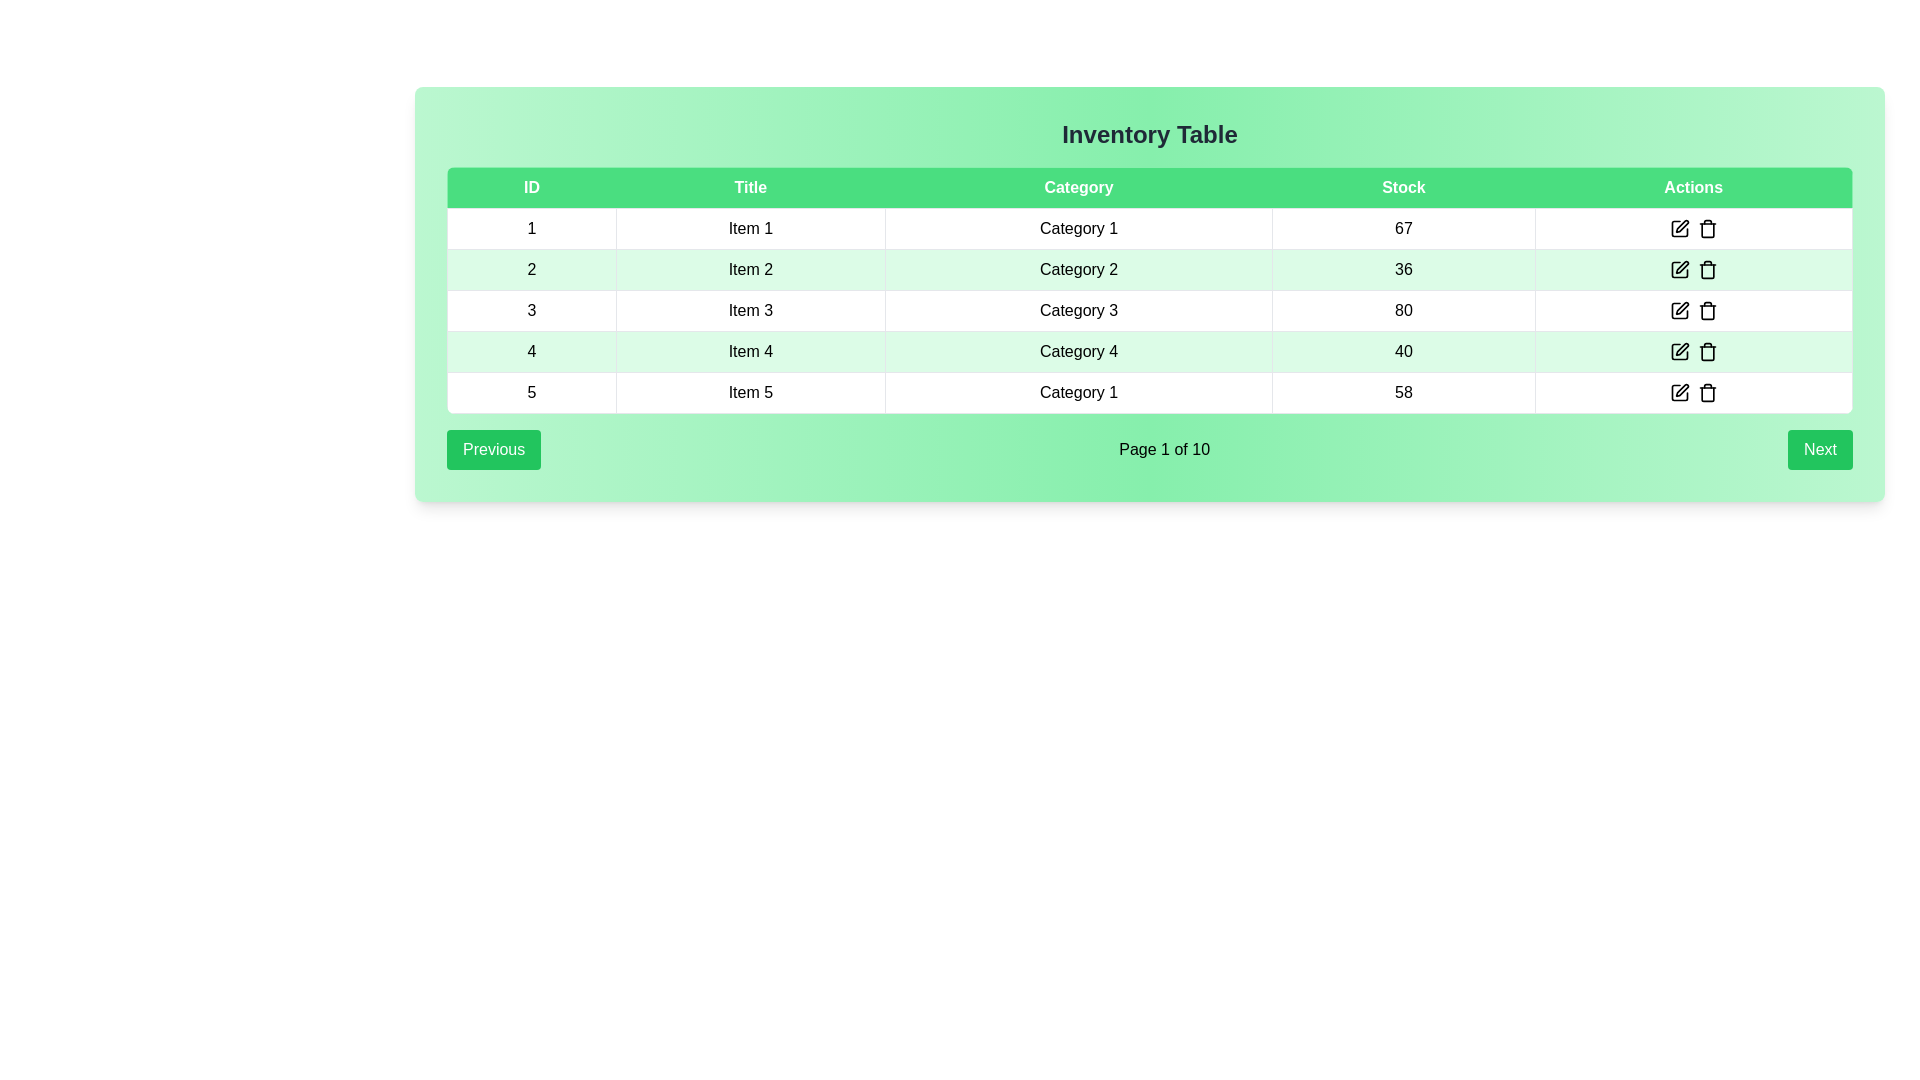 The image size is (1920, 1080). Describe the element at coordinates (1078, 311) in the screenshot. I see `the Table Cell located in the third row under the 'Category' column, which is the third cell in that row` at that location.